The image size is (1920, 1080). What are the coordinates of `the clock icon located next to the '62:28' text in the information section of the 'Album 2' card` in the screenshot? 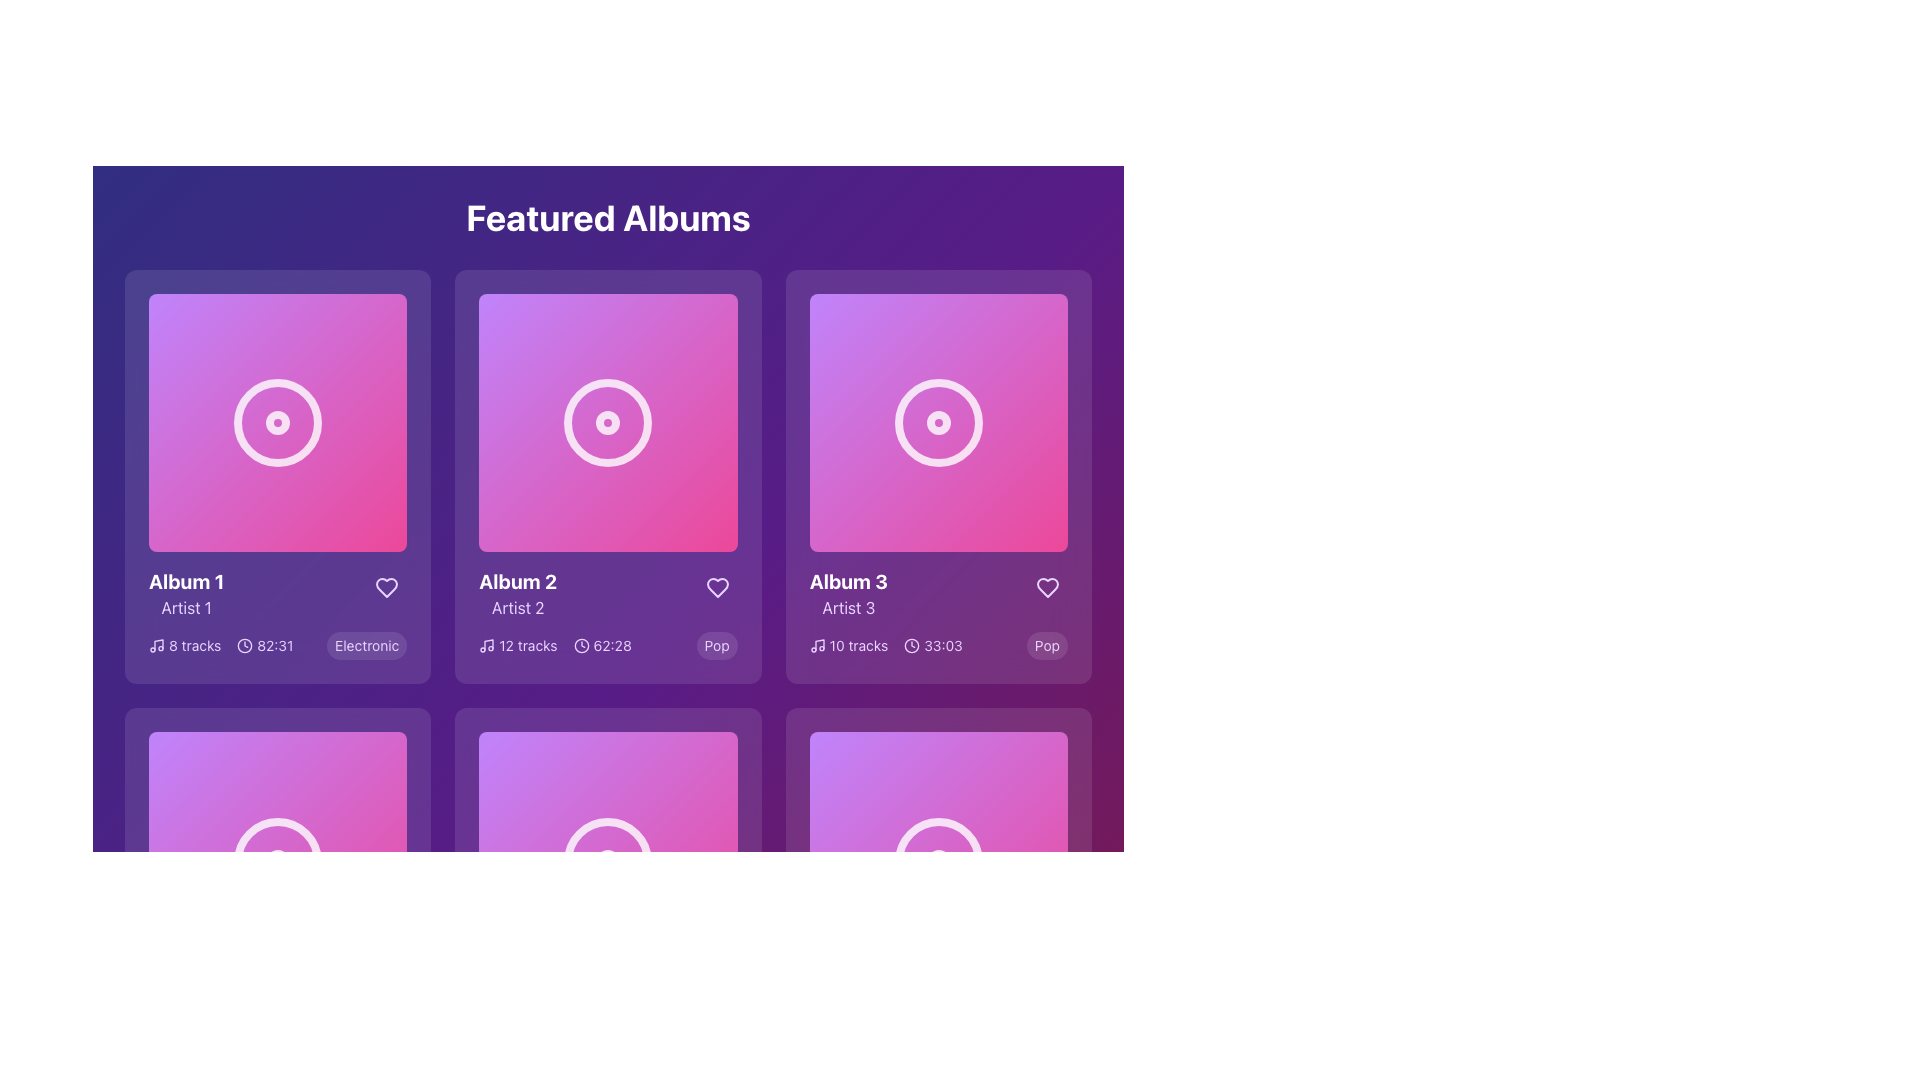 It's located at (580, 646).